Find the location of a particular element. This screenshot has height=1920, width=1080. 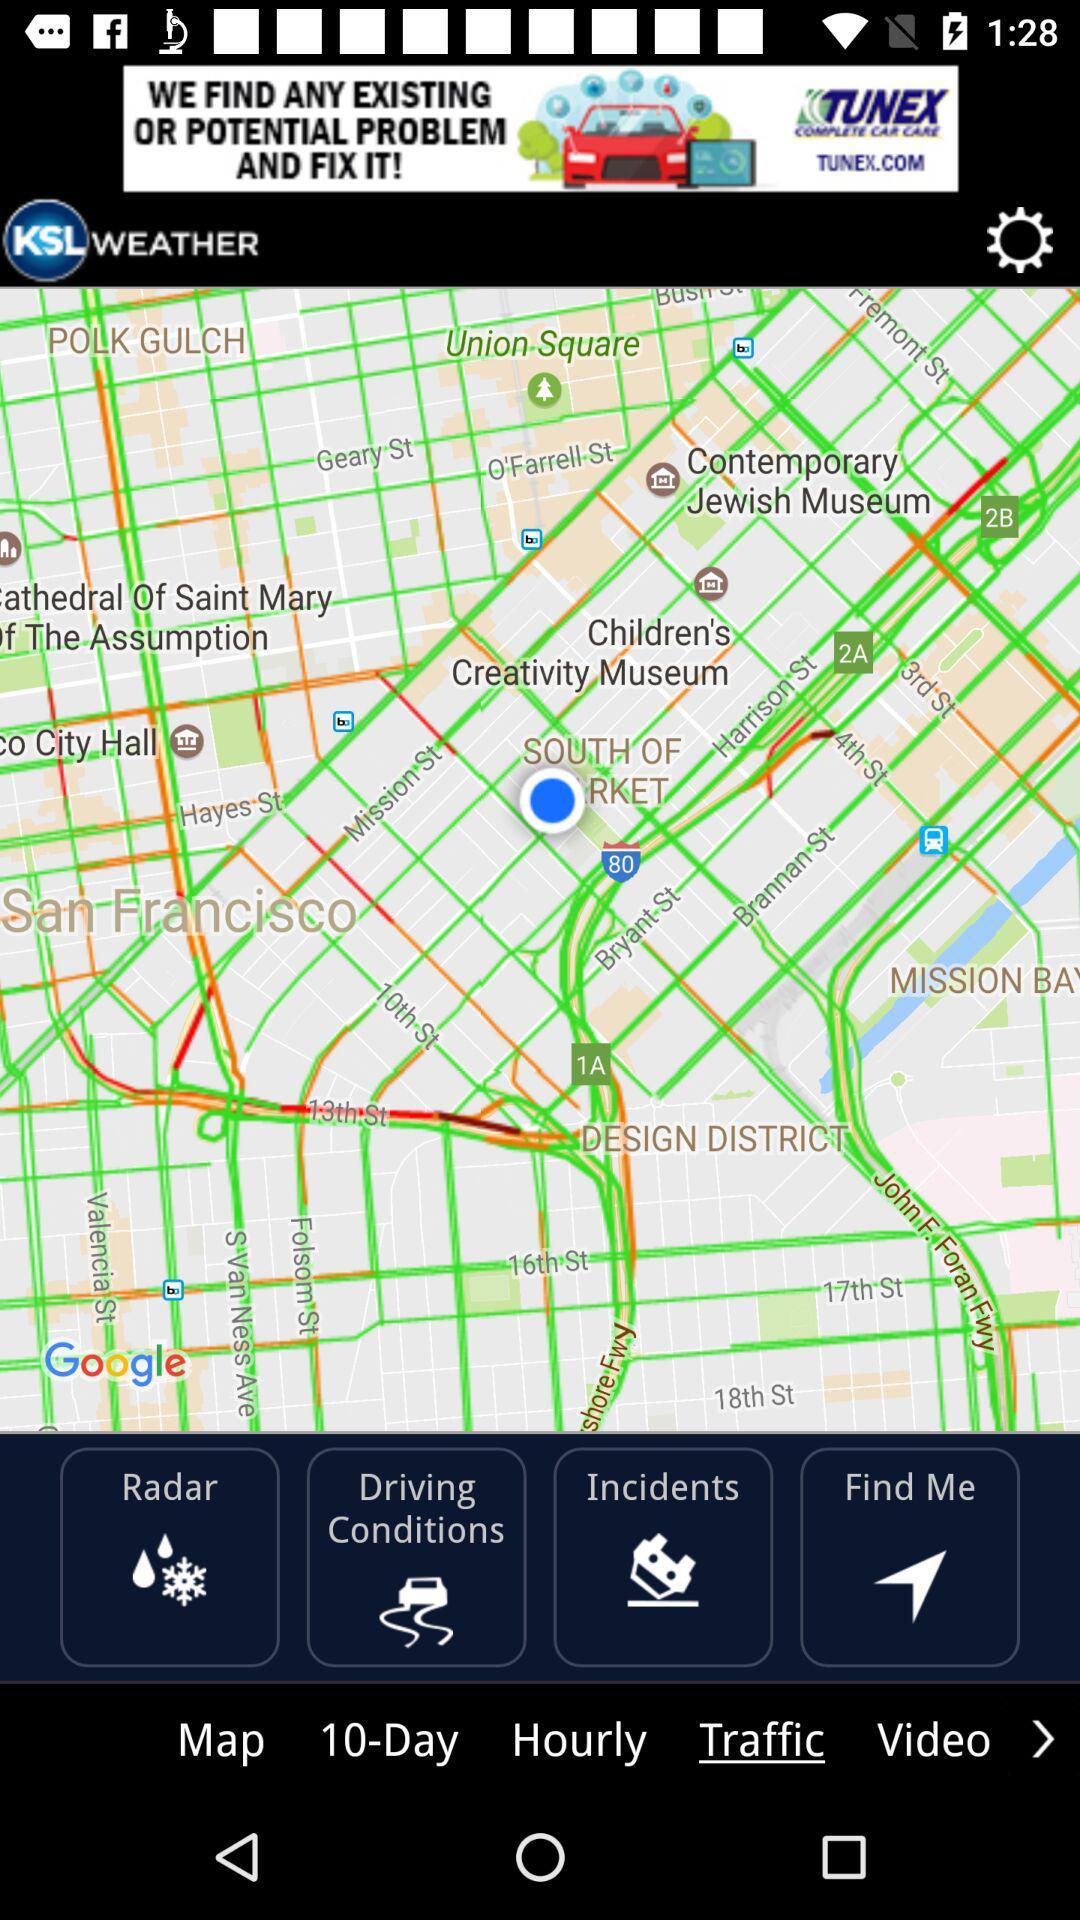

more options is located at coordinates (1042, 1737).